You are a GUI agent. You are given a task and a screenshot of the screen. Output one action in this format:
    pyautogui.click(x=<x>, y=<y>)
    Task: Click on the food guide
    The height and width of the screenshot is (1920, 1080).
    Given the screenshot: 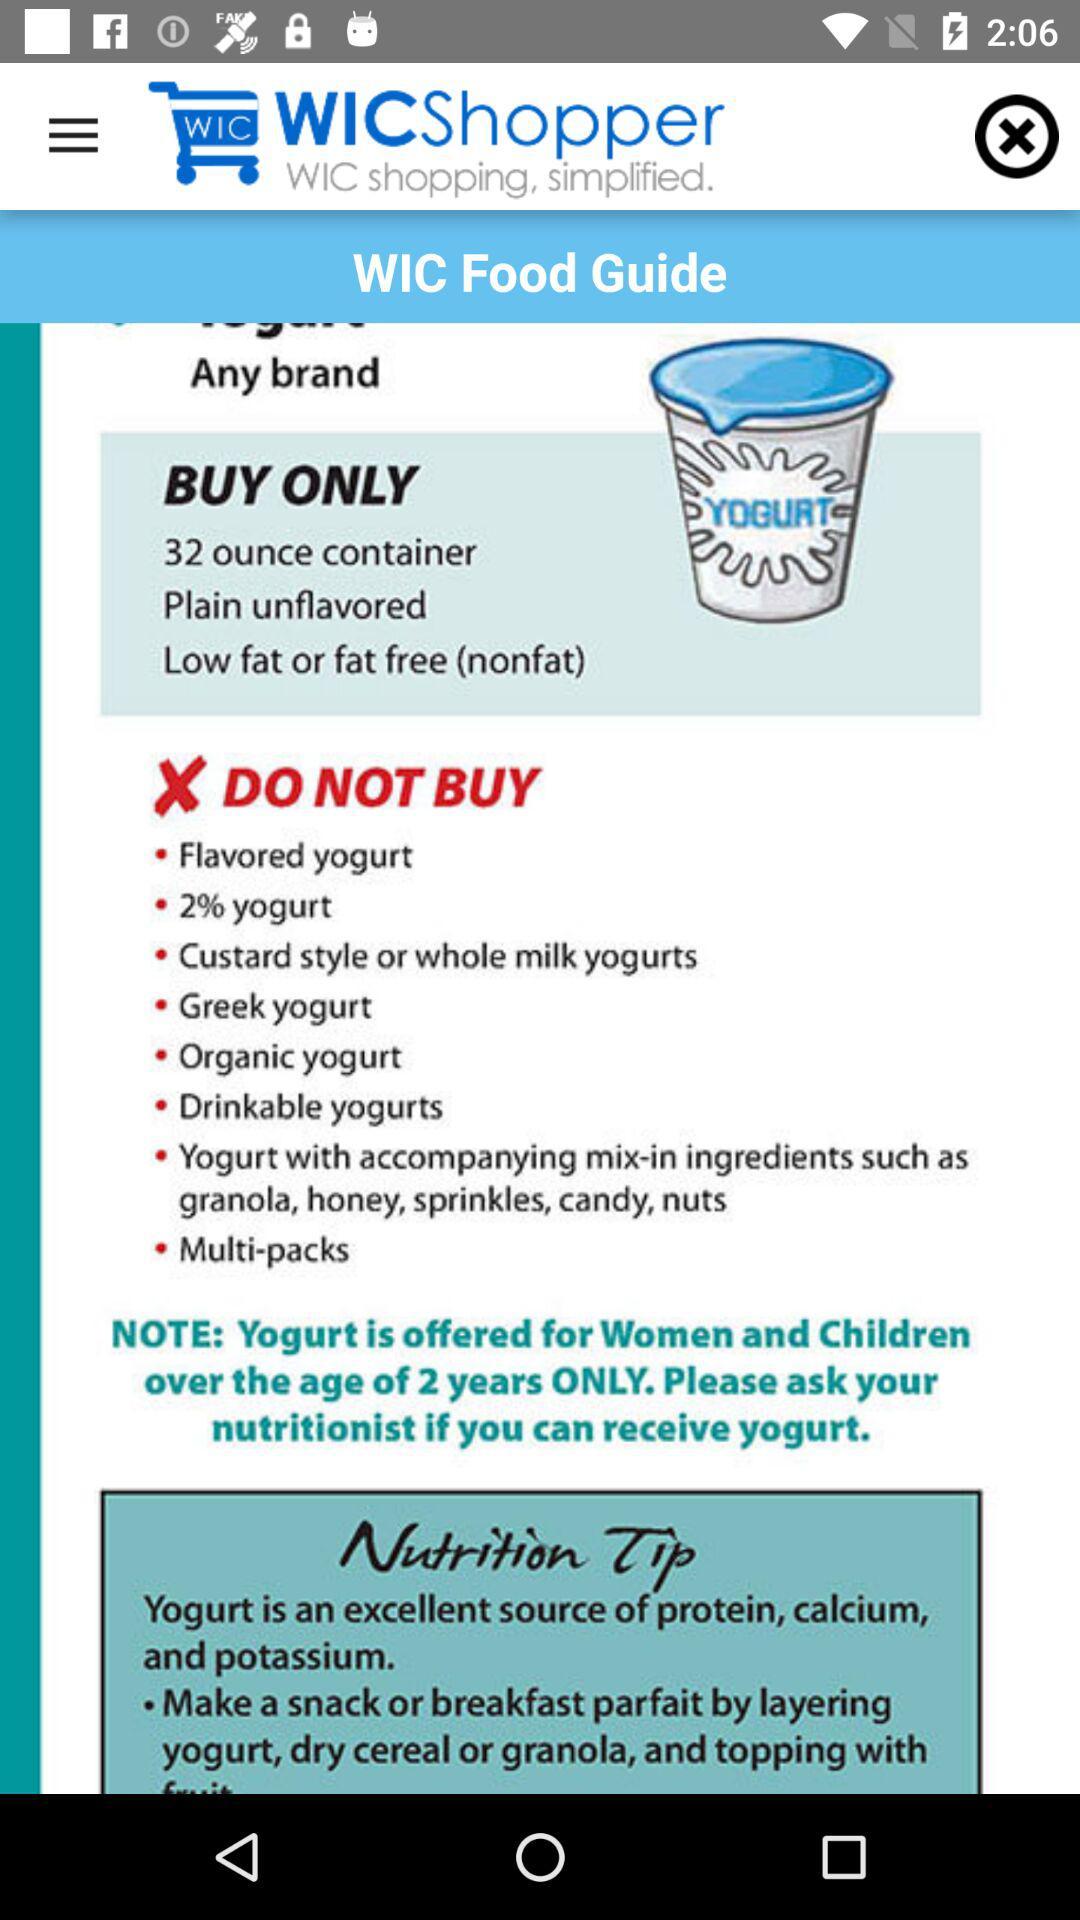 What is the action you would take?
    pyautogui.click(x=540, y=1057)
    